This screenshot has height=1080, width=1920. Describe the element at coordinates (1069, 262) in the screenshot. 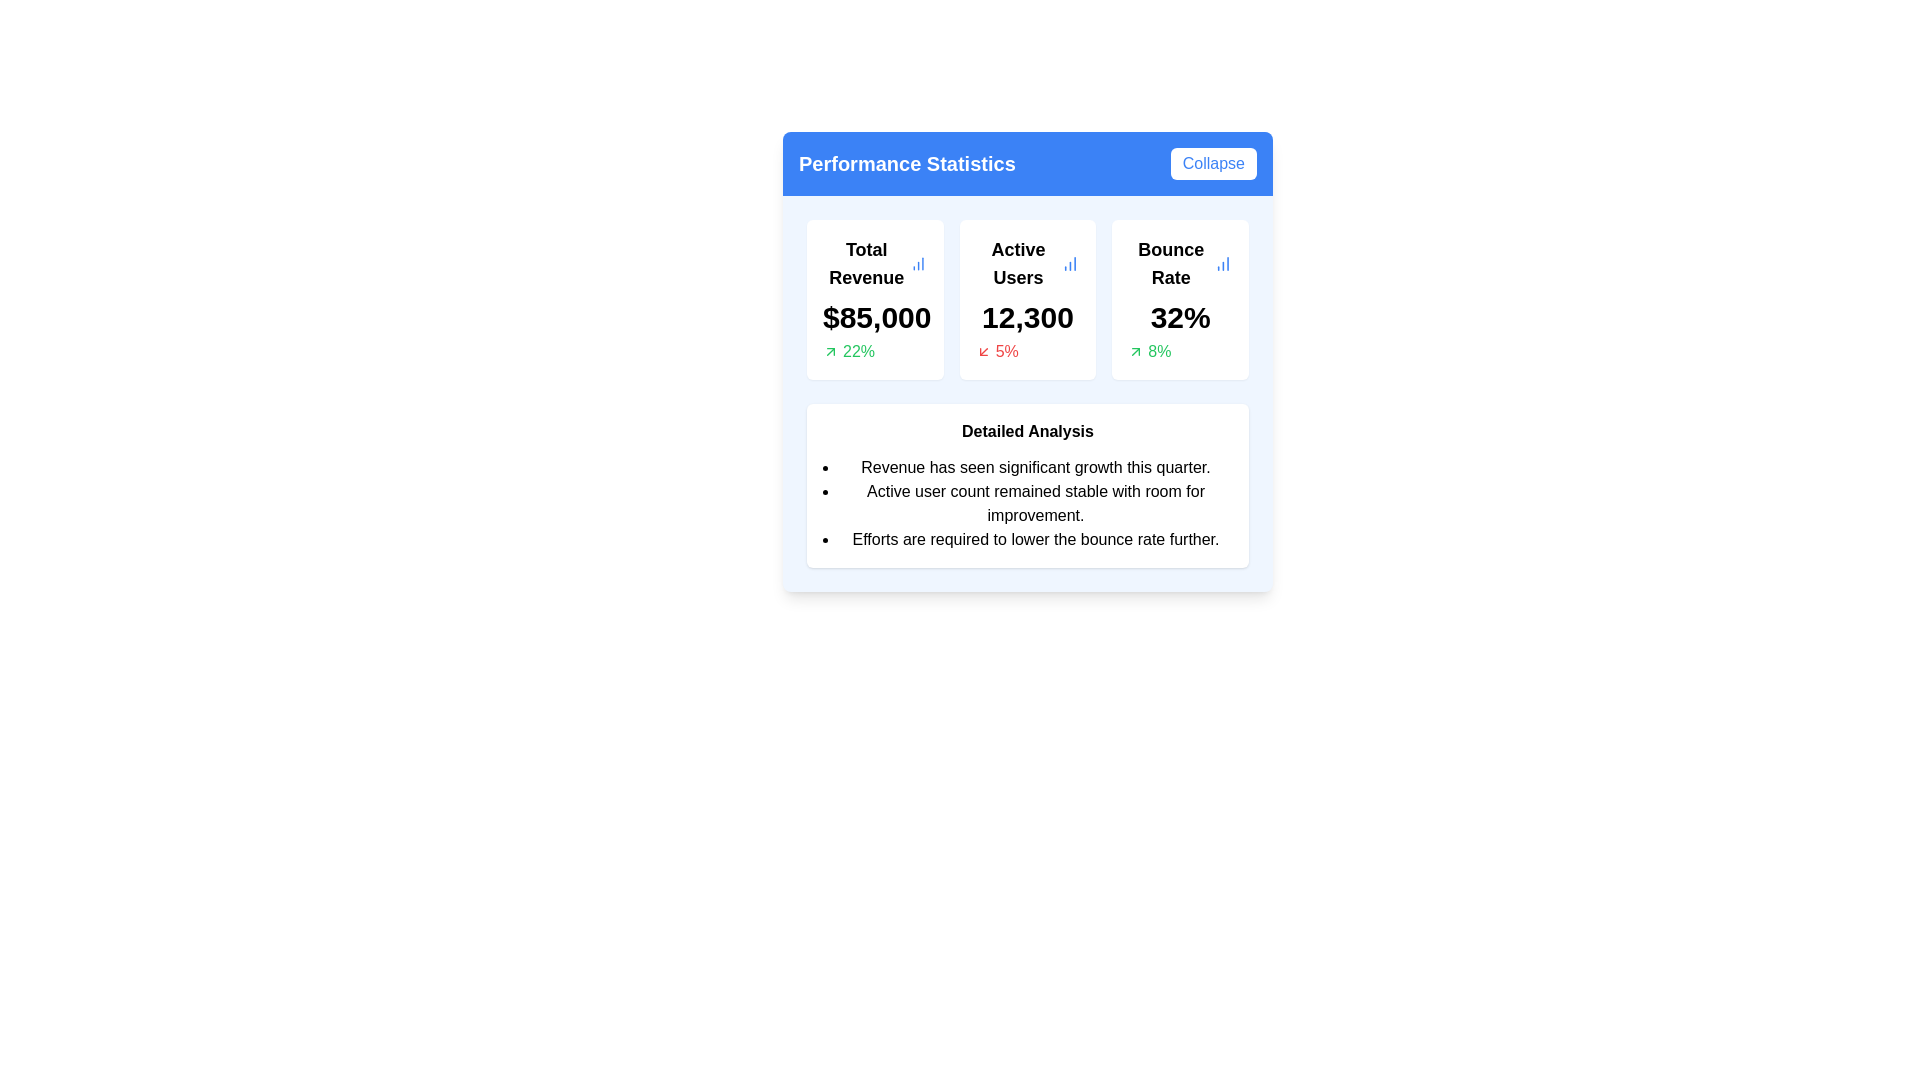

I see `the Icon that represents data related to active users, located slightly to the right of the 'Active Users' text in the 'Performance Statistics' card` at that location.